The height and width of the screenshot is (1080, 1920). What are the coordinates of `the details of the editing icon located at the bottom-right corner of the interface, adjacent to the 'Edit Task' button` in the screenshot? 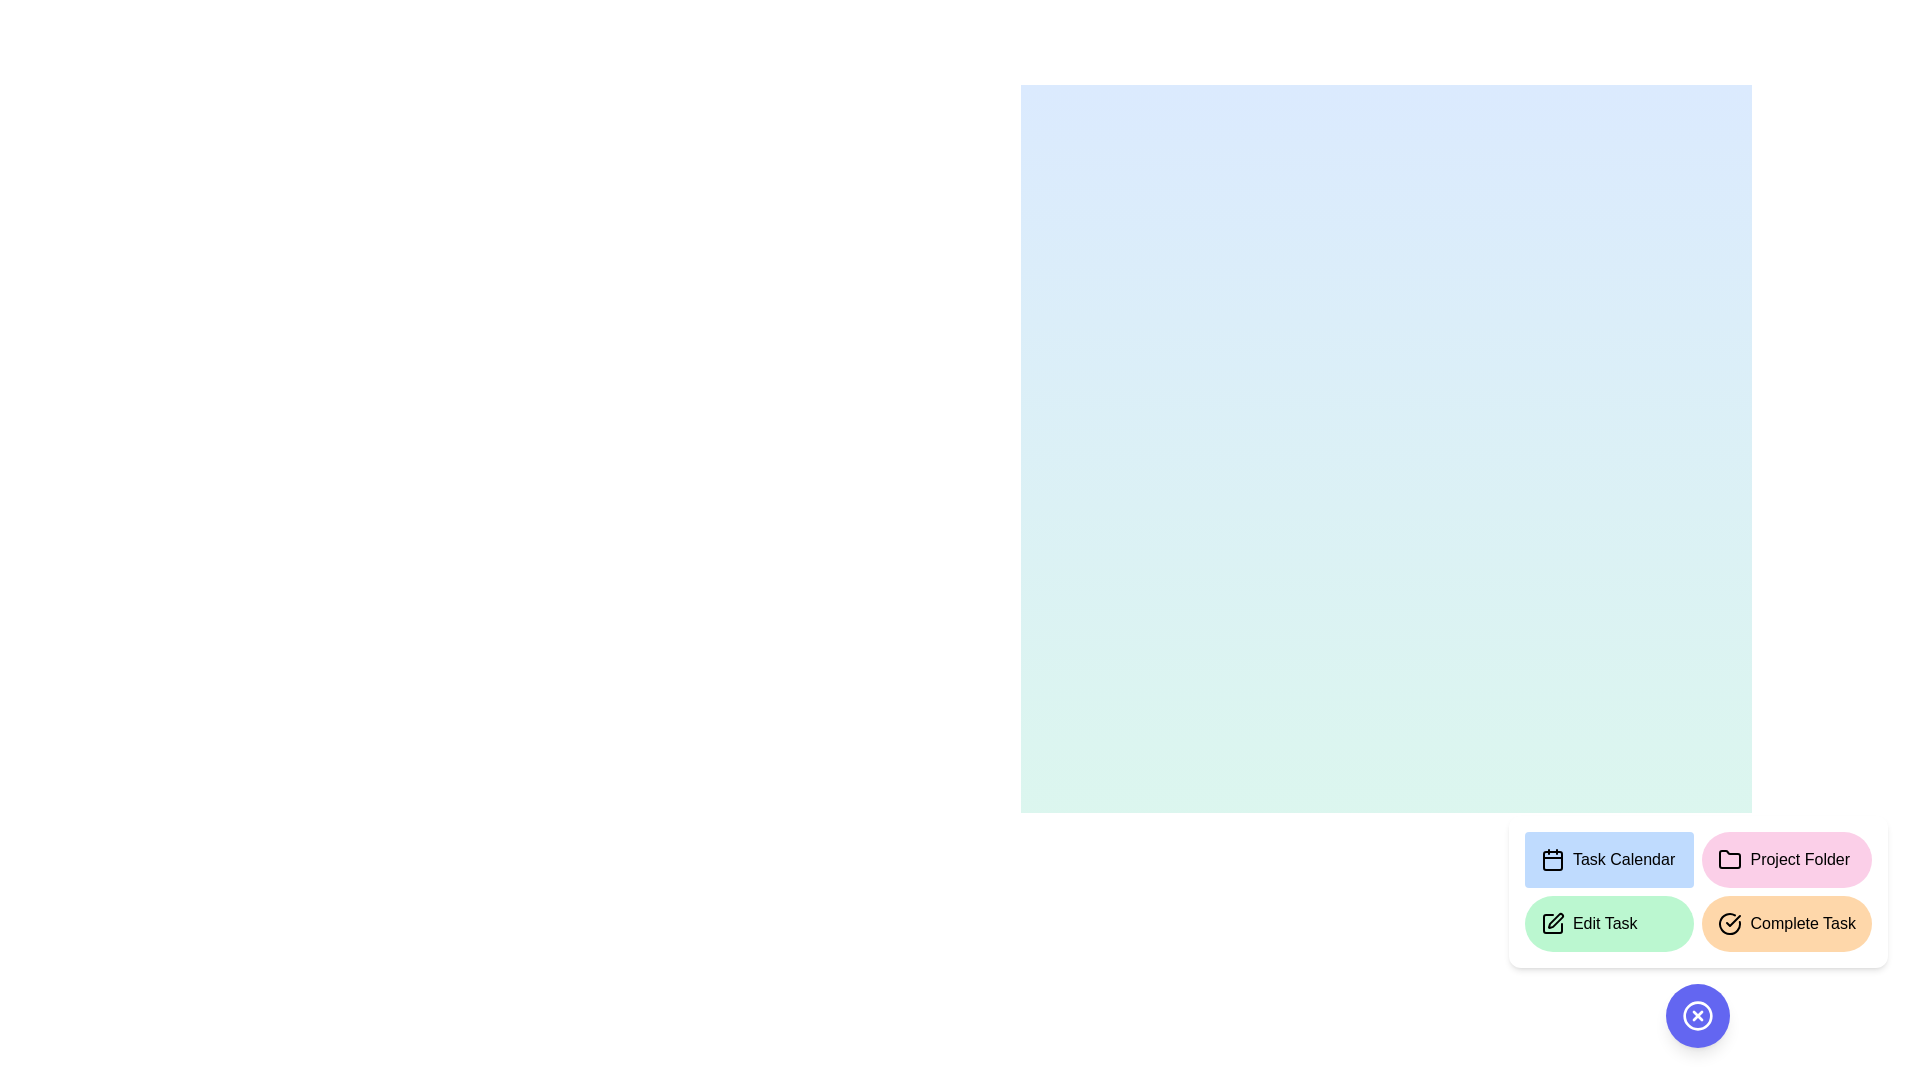 It's located at (1554, 921).